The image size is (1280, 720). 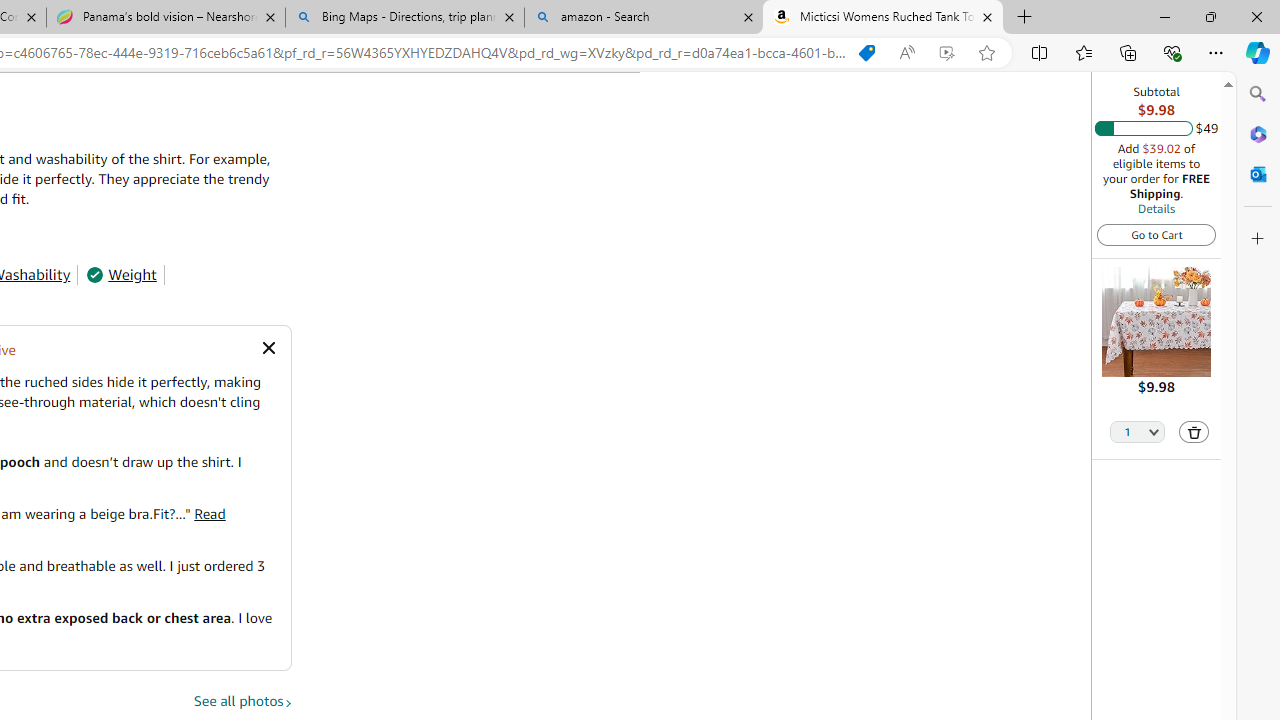 What do you see at coordinates (242, 700) in the screenshot?
I see `'See all photos'` at bounding box center [242, 700].